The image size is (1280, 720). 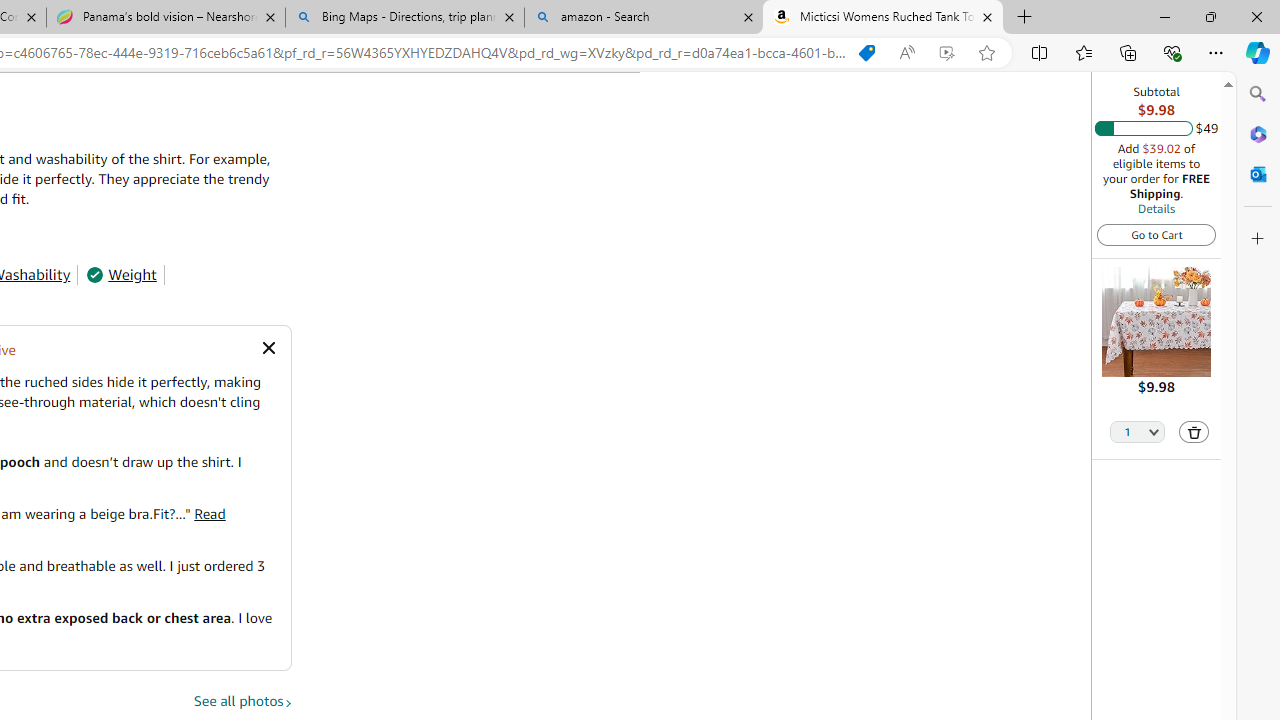 What do you see at coordinates (242, 700) in the screenshot?
I see `'See all photos'` at bounding box center [242, 700].